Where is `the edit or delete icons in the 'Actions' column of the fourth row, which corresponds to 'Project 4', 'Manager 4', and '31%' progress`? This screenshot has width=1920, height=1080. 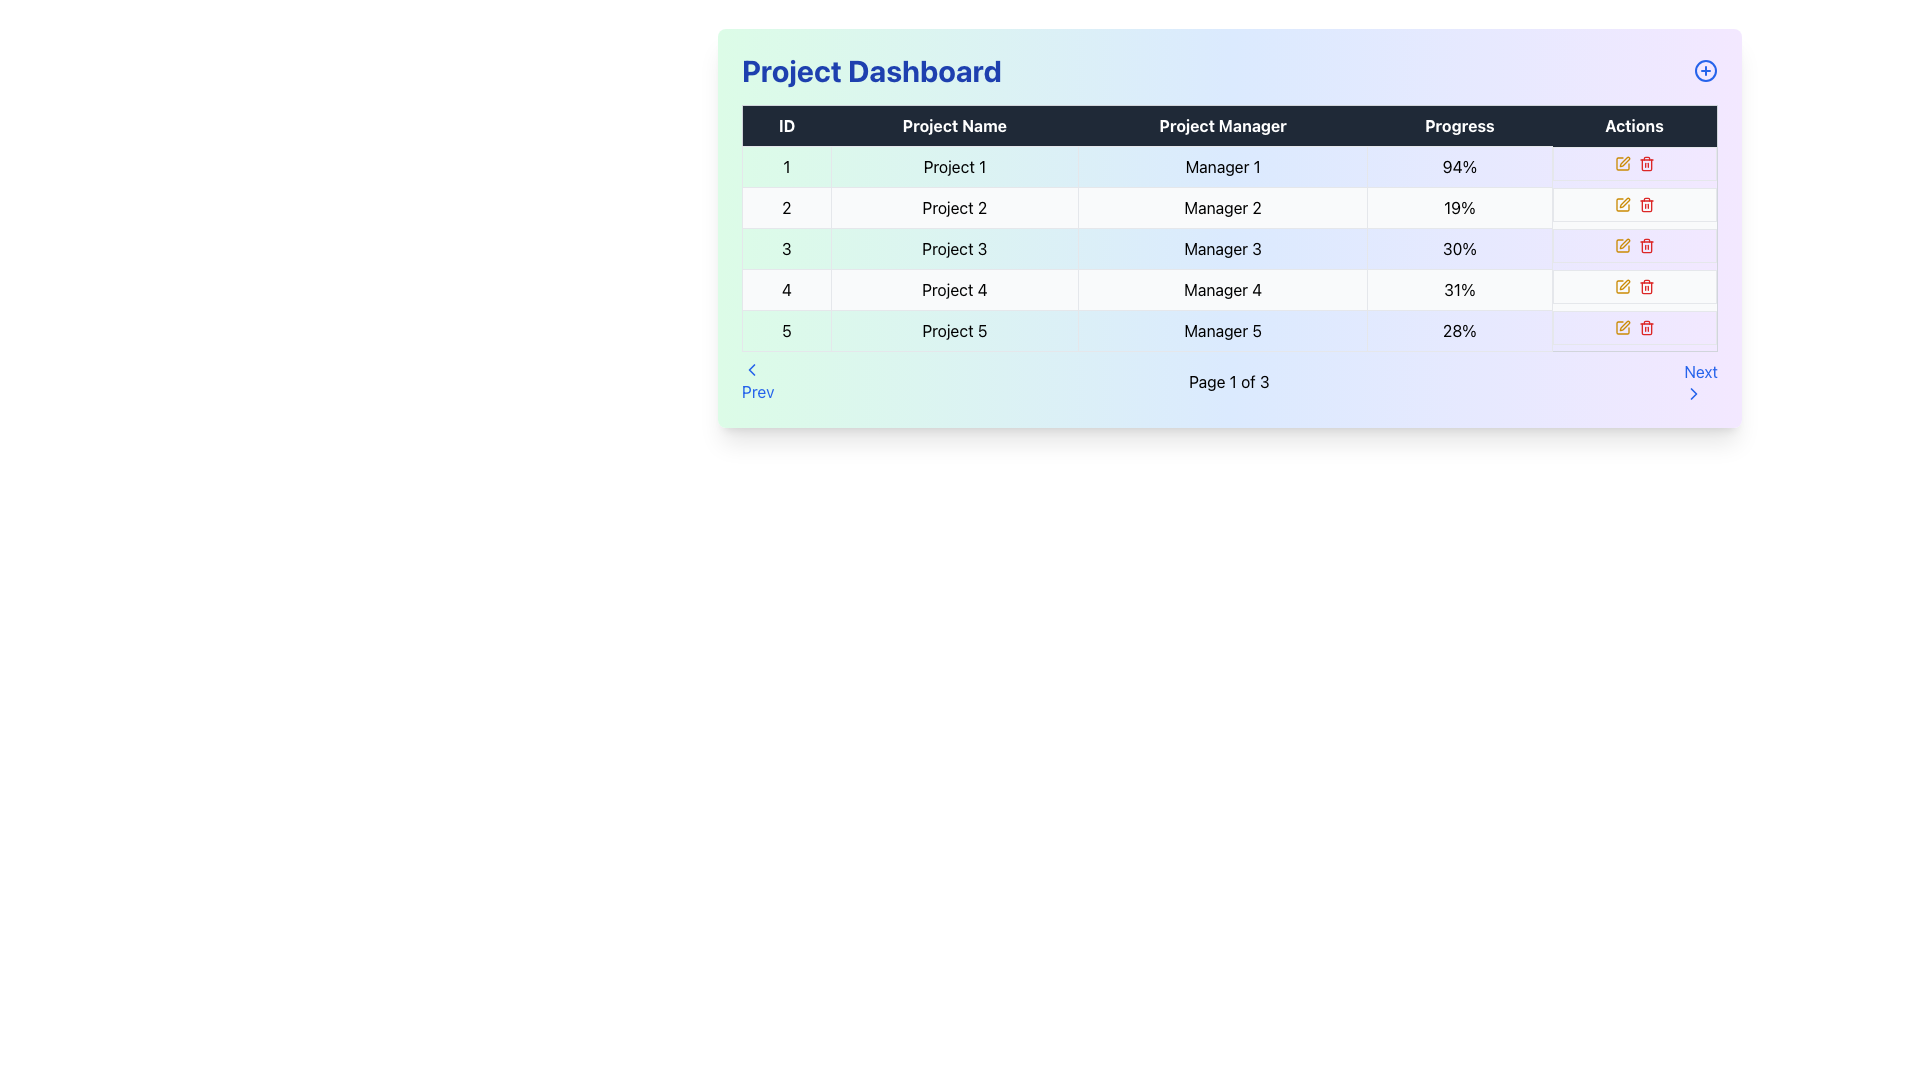 the edit or delete icons in the 'Actions' column of the fourth row, which corresponds to 'Project 4', 'Manager 4', and '31%' progress is located at coordinates (1634, 286).